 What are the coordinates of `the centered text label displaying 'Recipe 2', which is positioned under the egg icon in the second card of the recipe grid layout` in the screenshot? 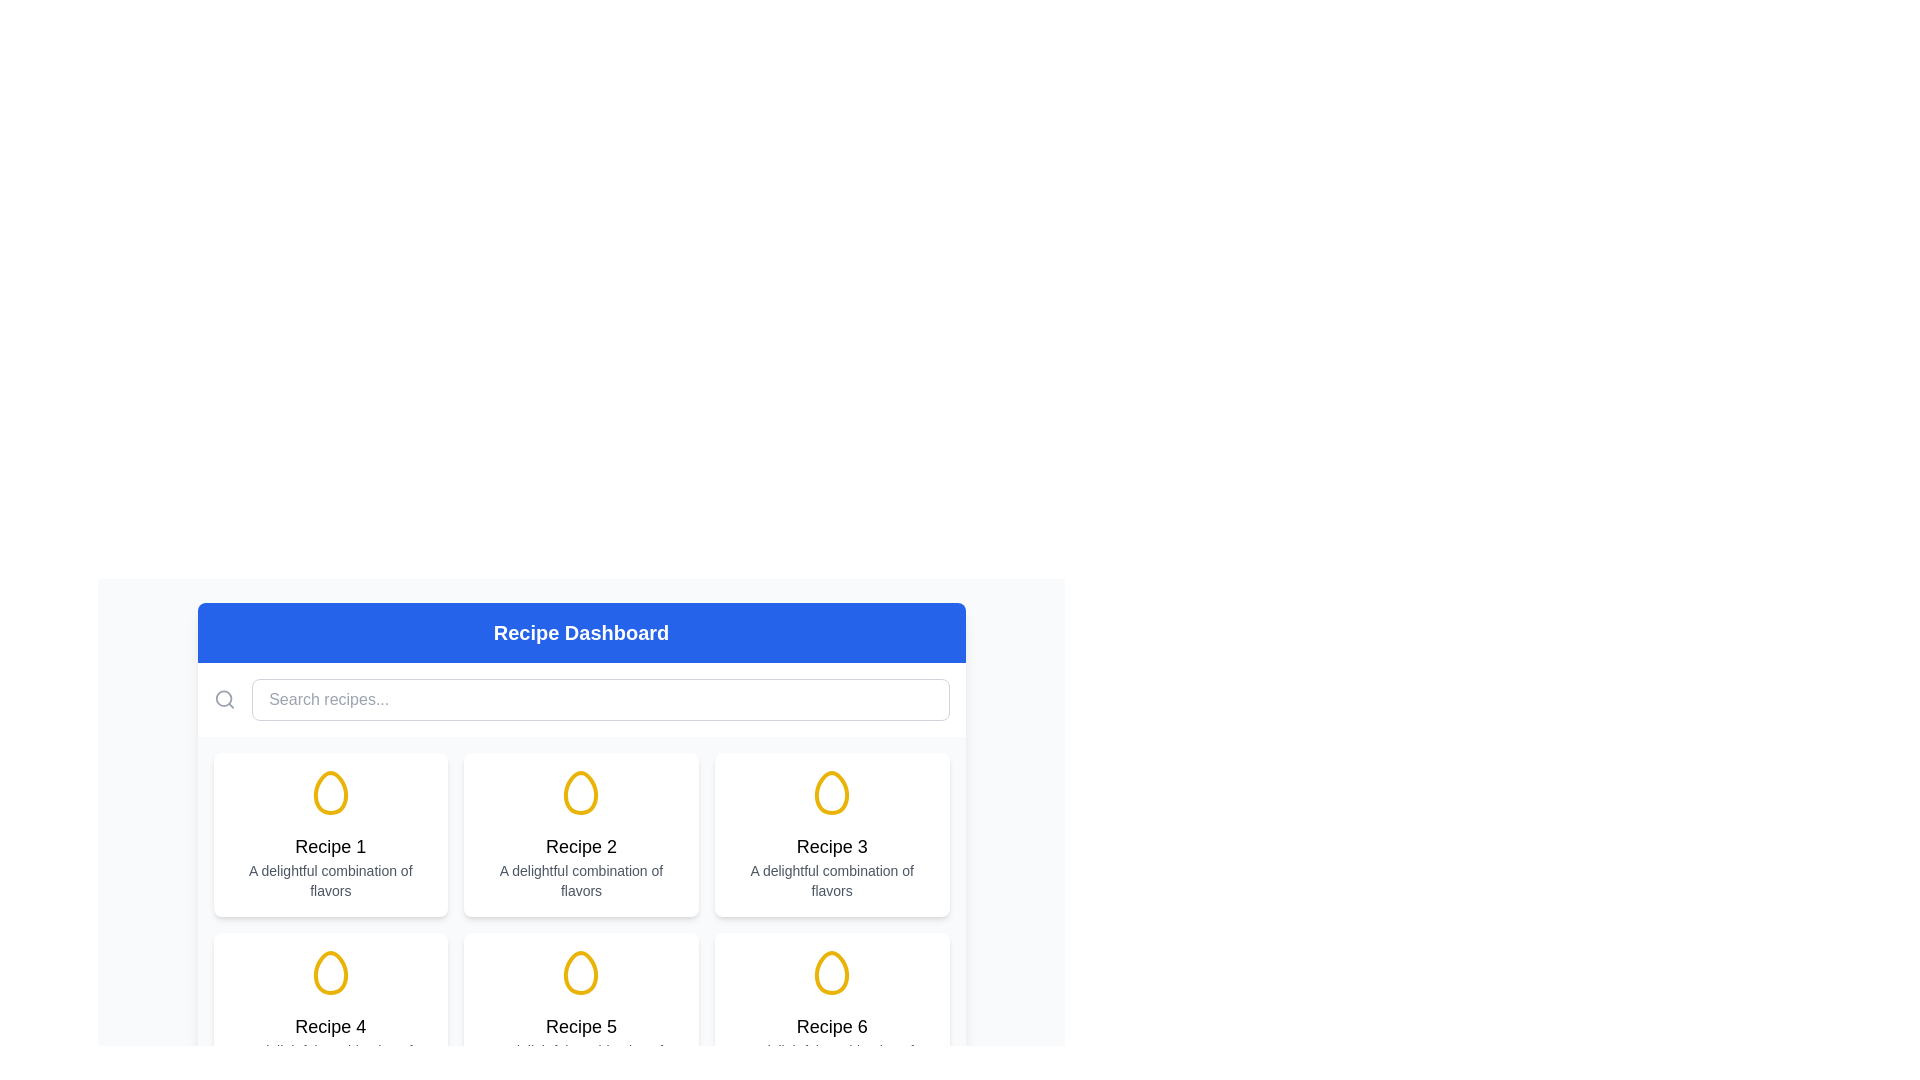 It's located at (580, 847).